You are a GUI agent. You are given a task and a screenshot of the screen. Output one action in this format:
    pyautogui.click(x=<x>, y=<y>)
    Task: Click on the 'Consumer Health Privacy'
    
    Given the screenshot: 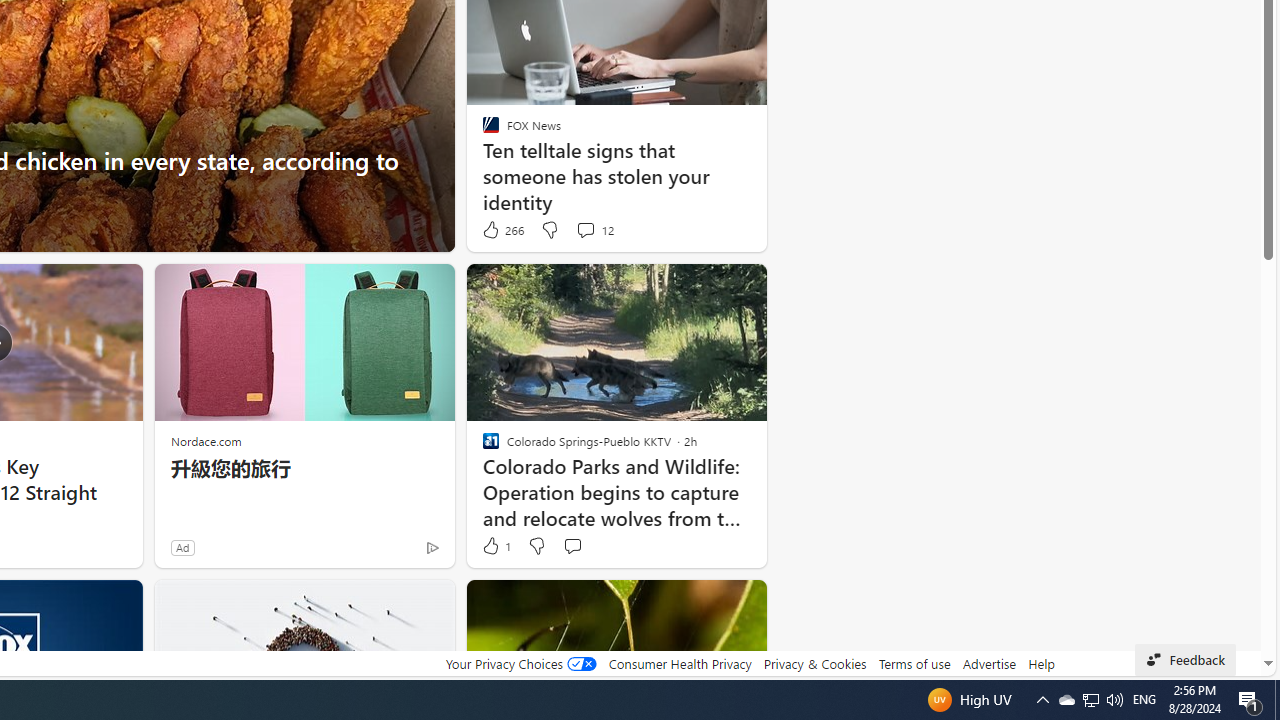 What is the action you would take?
    pyautogui.click(x=680, y=663)
    